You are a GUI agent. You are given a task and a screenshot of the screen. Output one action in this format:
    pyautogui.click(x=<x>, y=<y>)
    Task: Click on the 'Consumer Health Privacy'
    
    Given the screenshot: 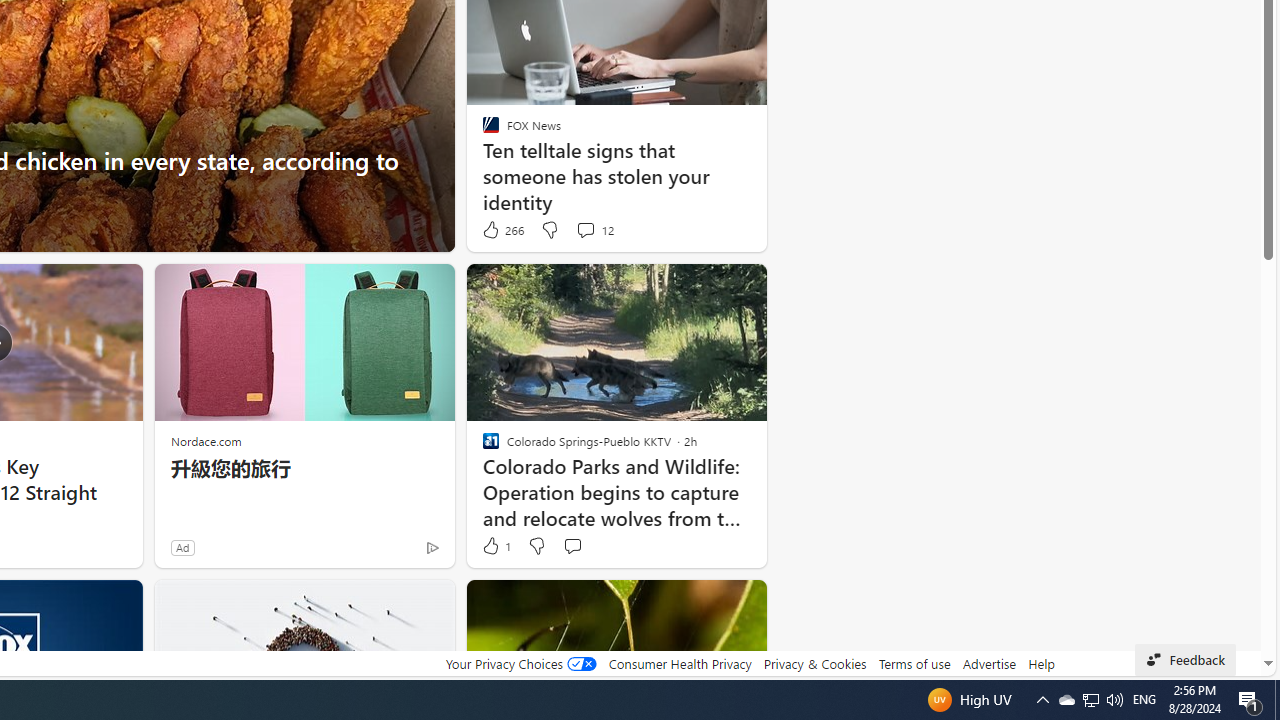 What is the action you would take?
    pyautogui.click(x=680, y=663)
    